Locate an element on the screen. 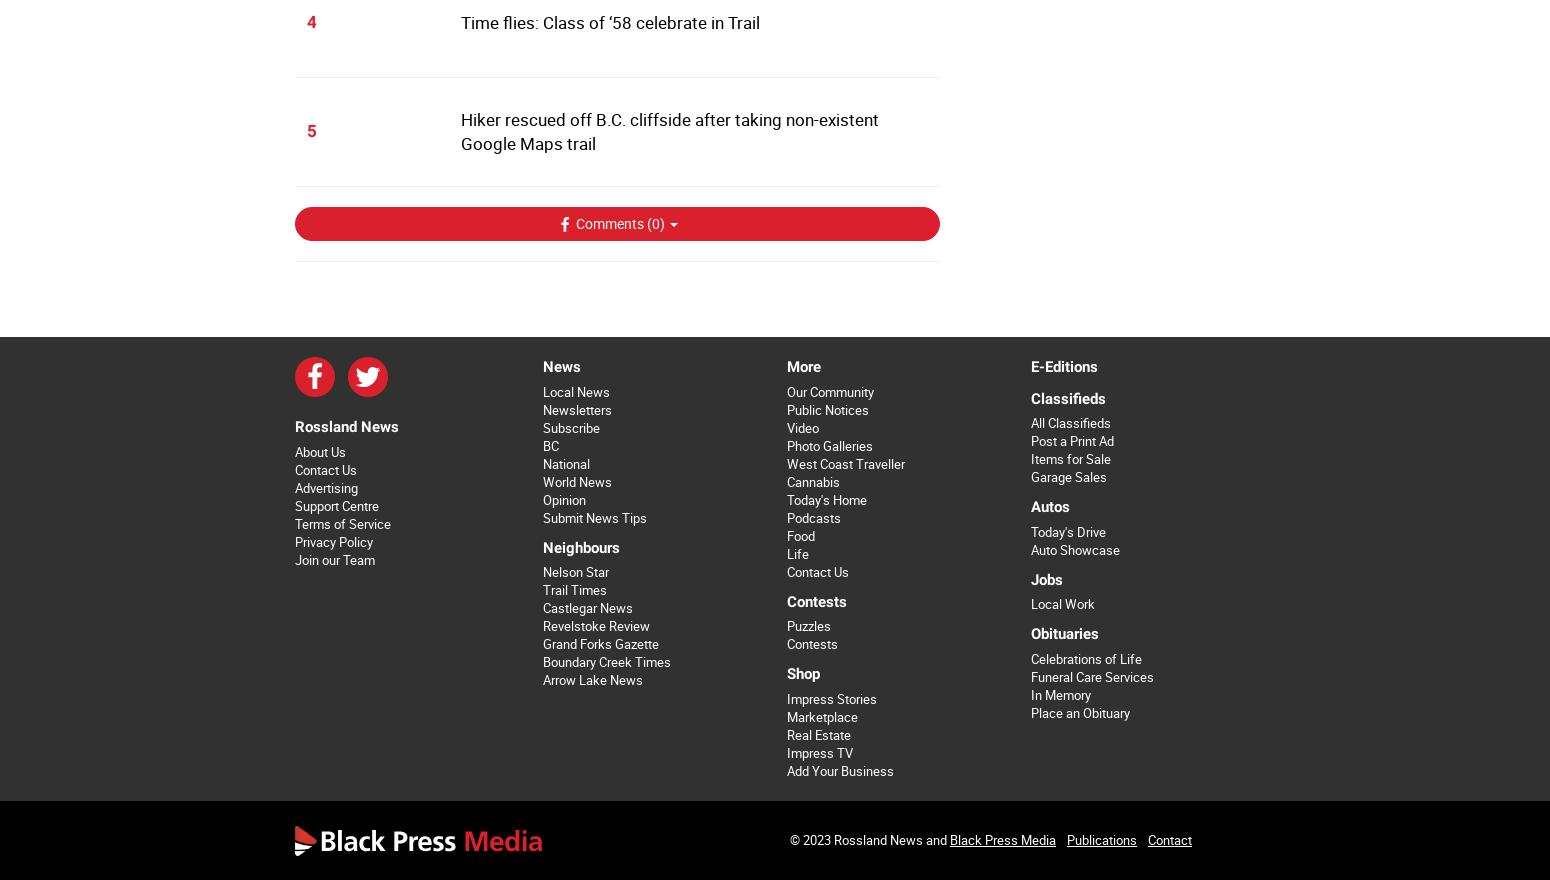  ')' is located at coordinates (663, 222).